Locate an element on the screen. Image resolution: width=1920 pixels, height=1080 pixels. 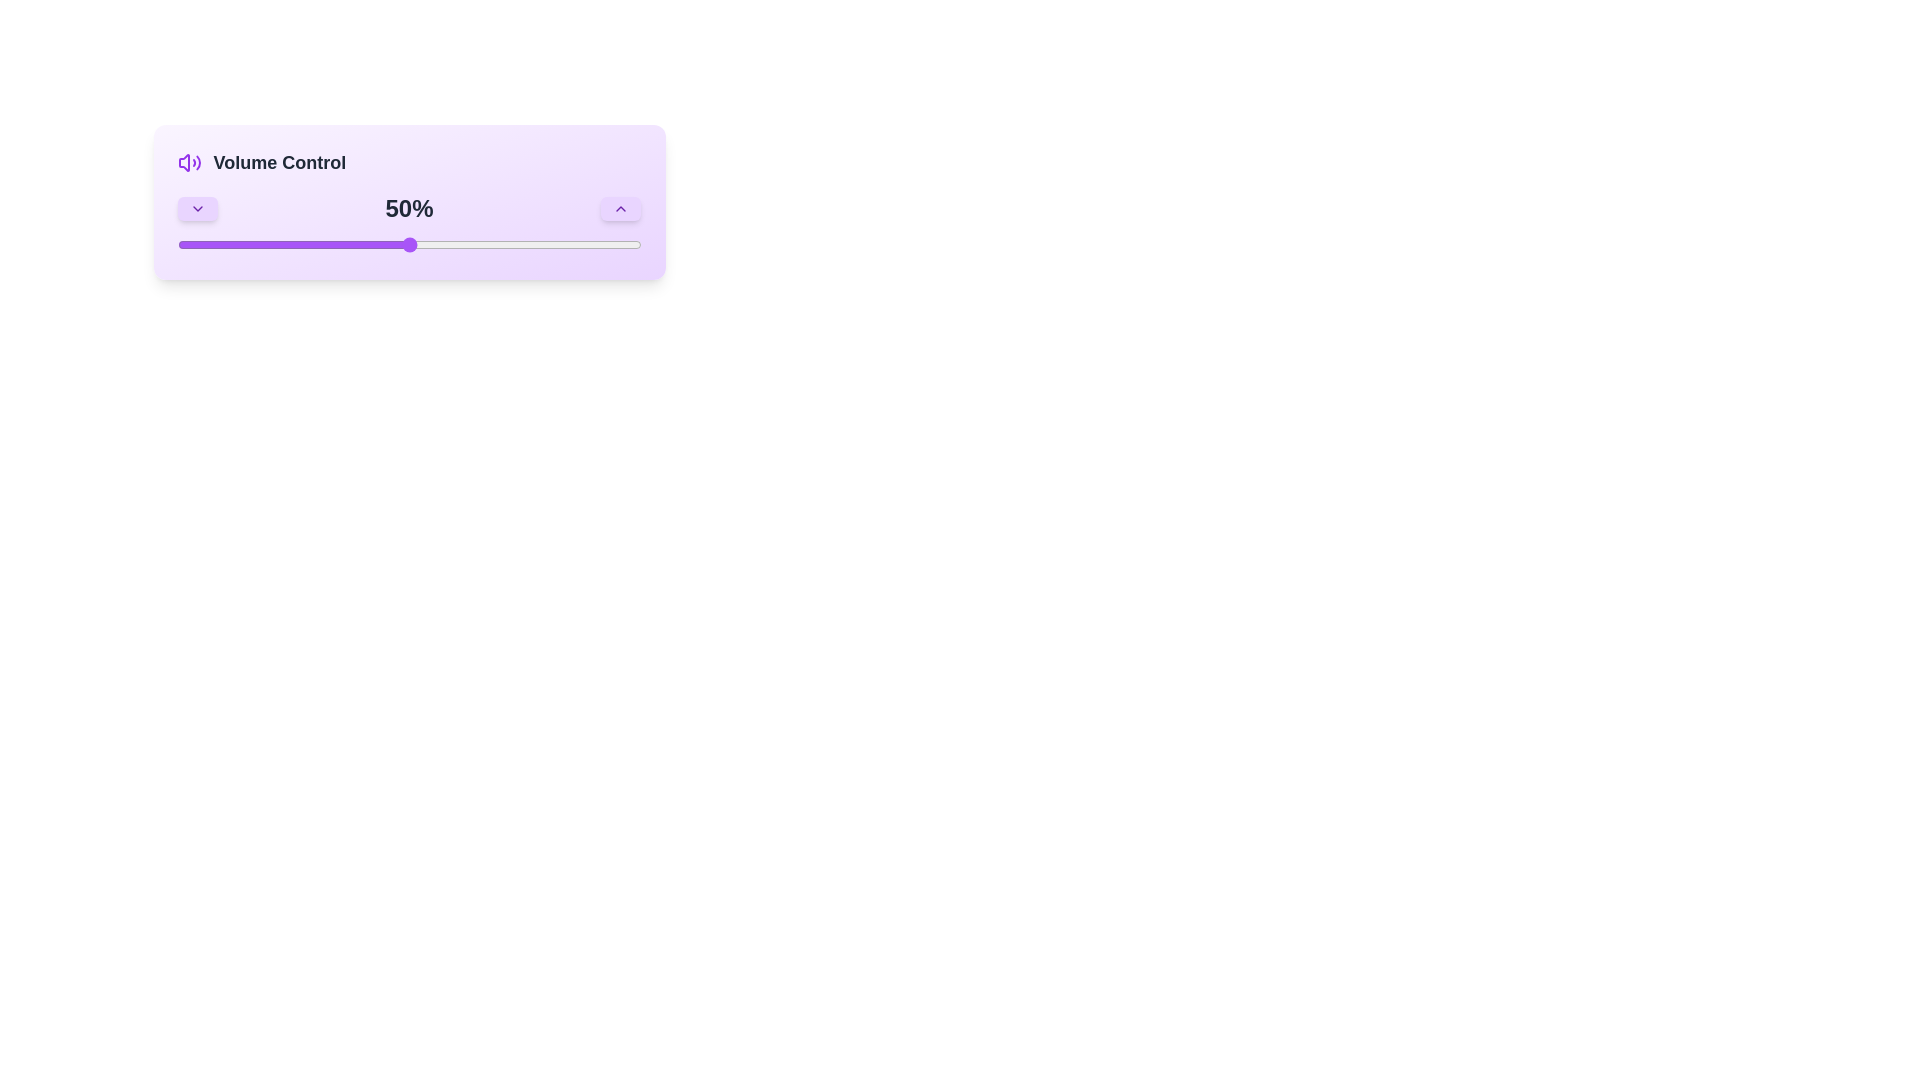
the volume slider is located at coordinates (493, 244).